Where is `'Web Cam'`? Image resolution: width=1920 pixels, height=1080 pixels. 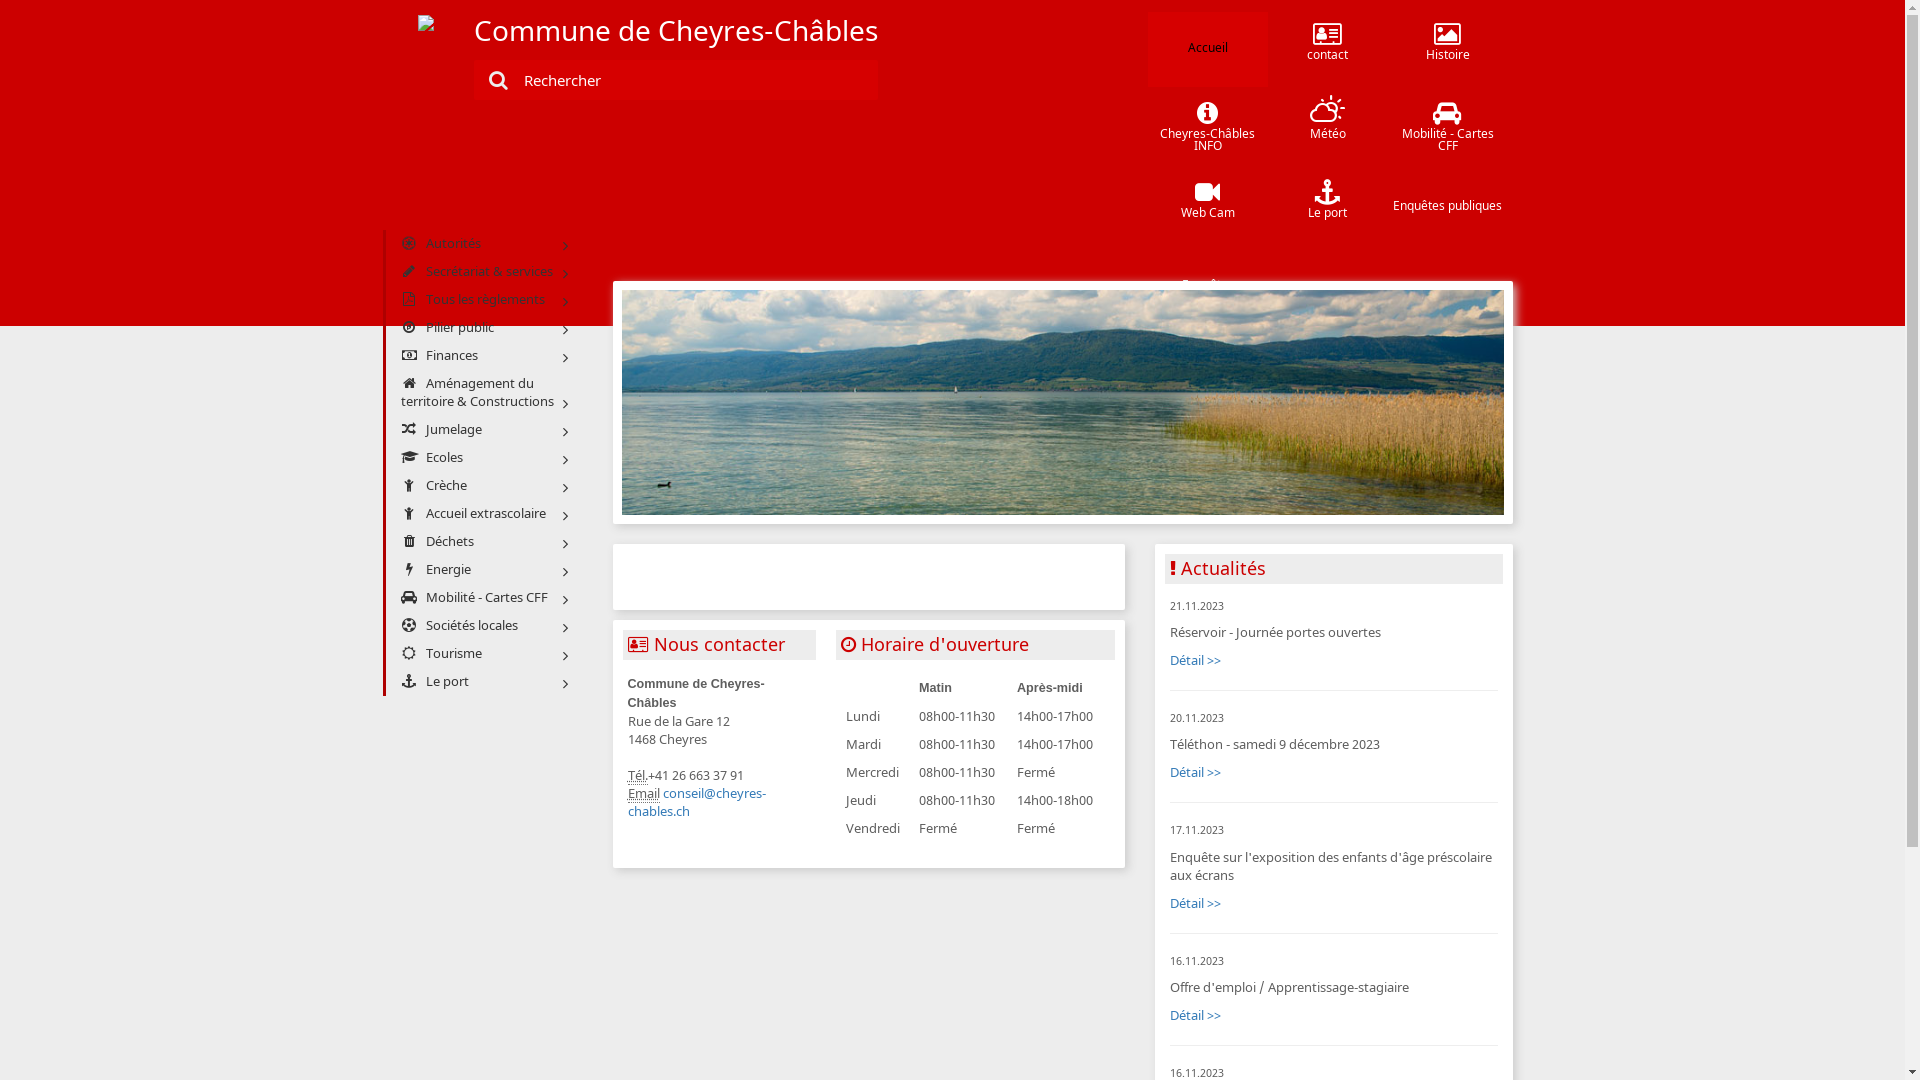 'Web Cam' is located at coordinates (1207, 207).